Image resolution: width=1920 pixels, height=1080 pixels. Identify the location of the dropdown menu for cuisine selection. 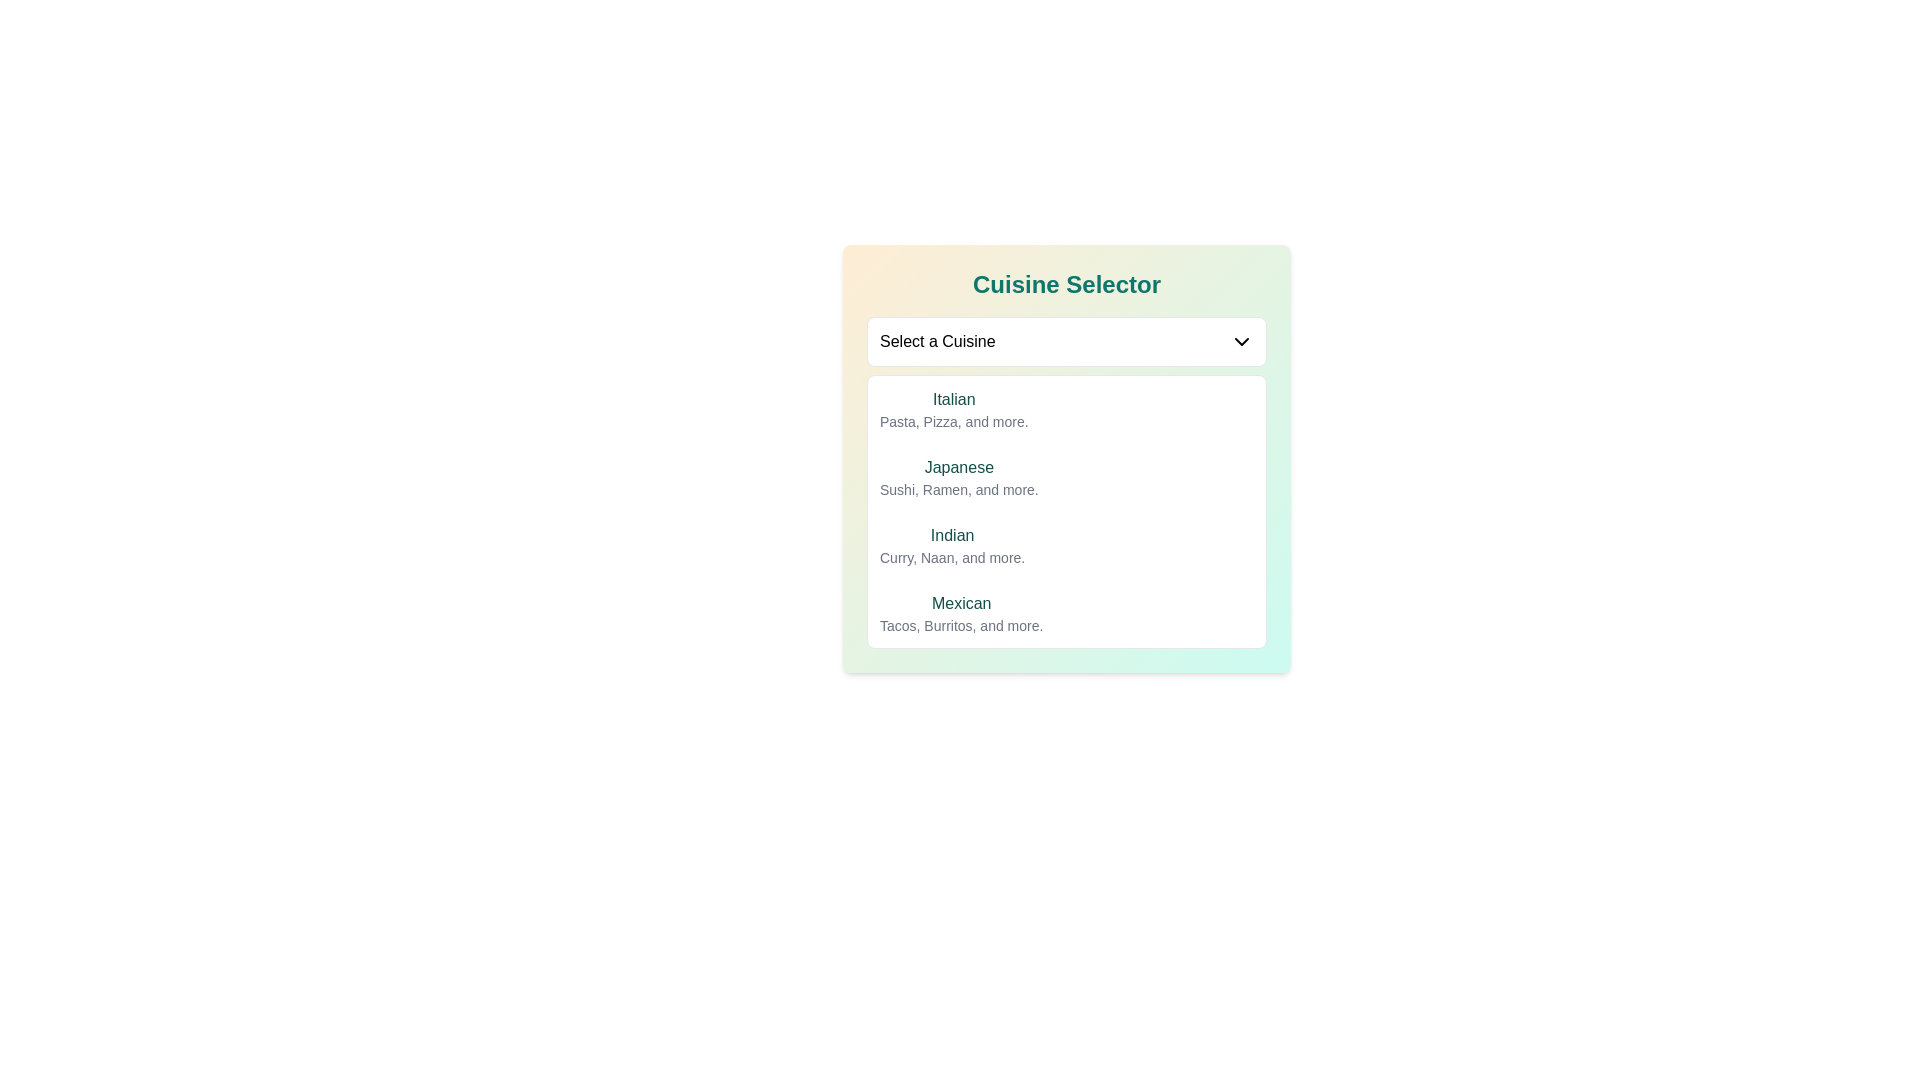
(1065, 341).